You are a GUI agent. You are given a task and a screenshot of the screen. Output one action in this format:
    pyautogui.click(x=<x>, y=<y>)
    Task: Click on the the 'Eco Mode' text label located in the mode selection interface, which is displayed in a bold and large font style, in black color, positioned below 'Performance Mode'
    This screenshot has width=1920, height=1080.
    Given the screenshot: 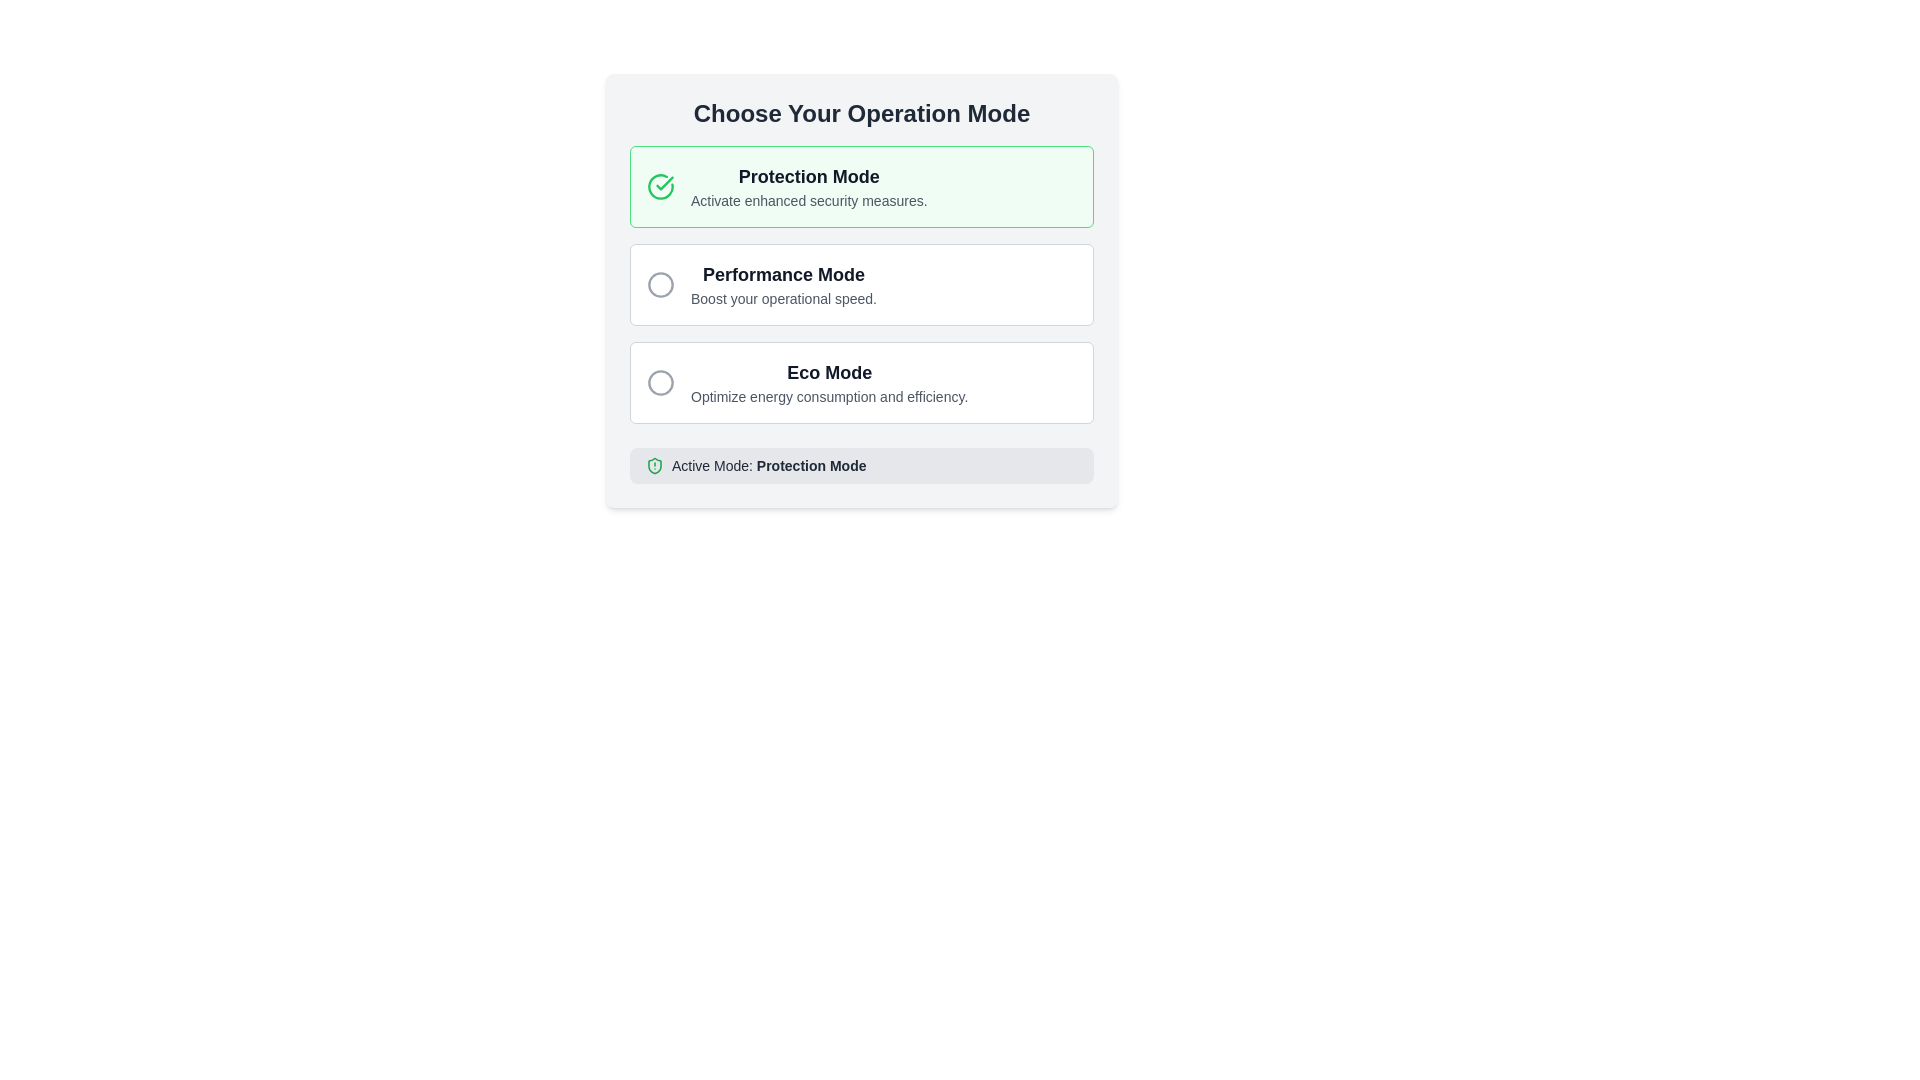 What is the action you would take?
    pyautogui.click(x=829, y=373)
    